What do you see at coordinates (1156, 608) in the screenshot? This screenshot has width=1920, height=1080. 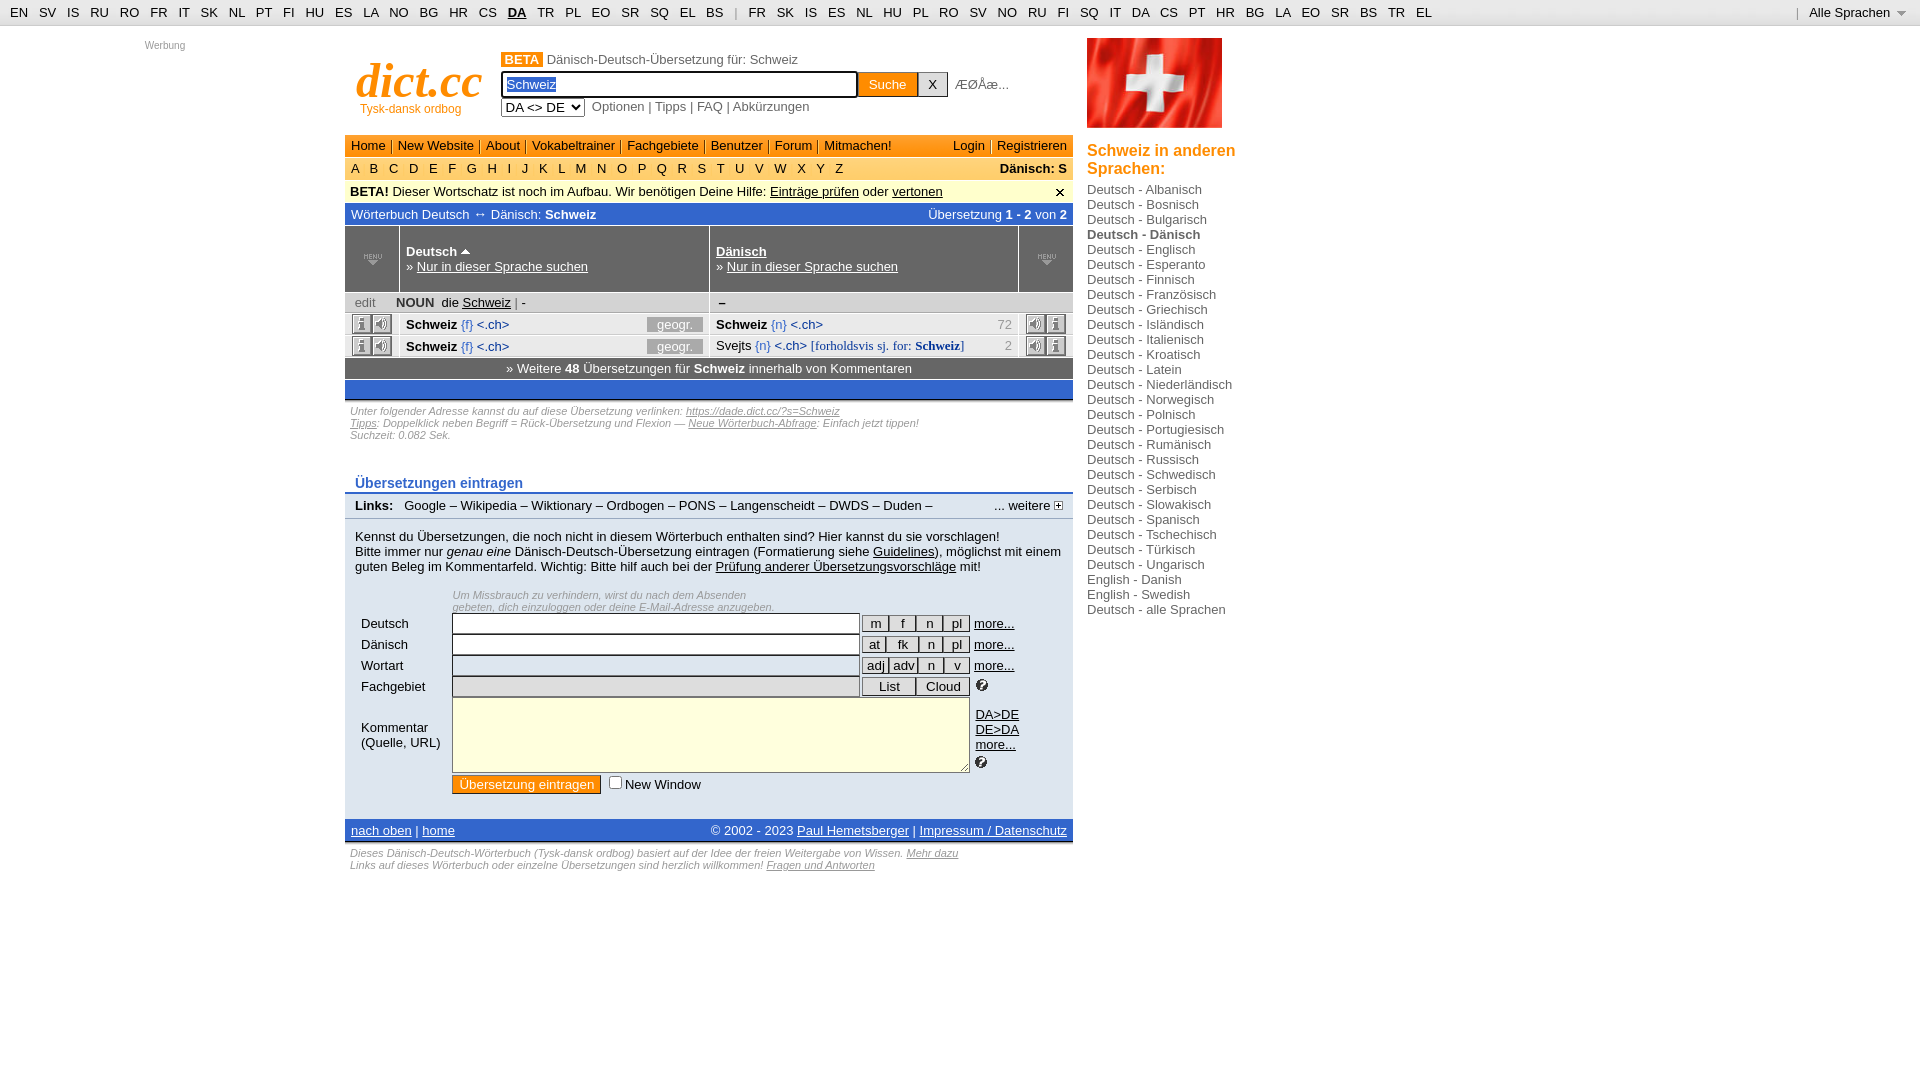 I see `'Deutsch - alle Sprachen'` at bounding box center [1156, 608].